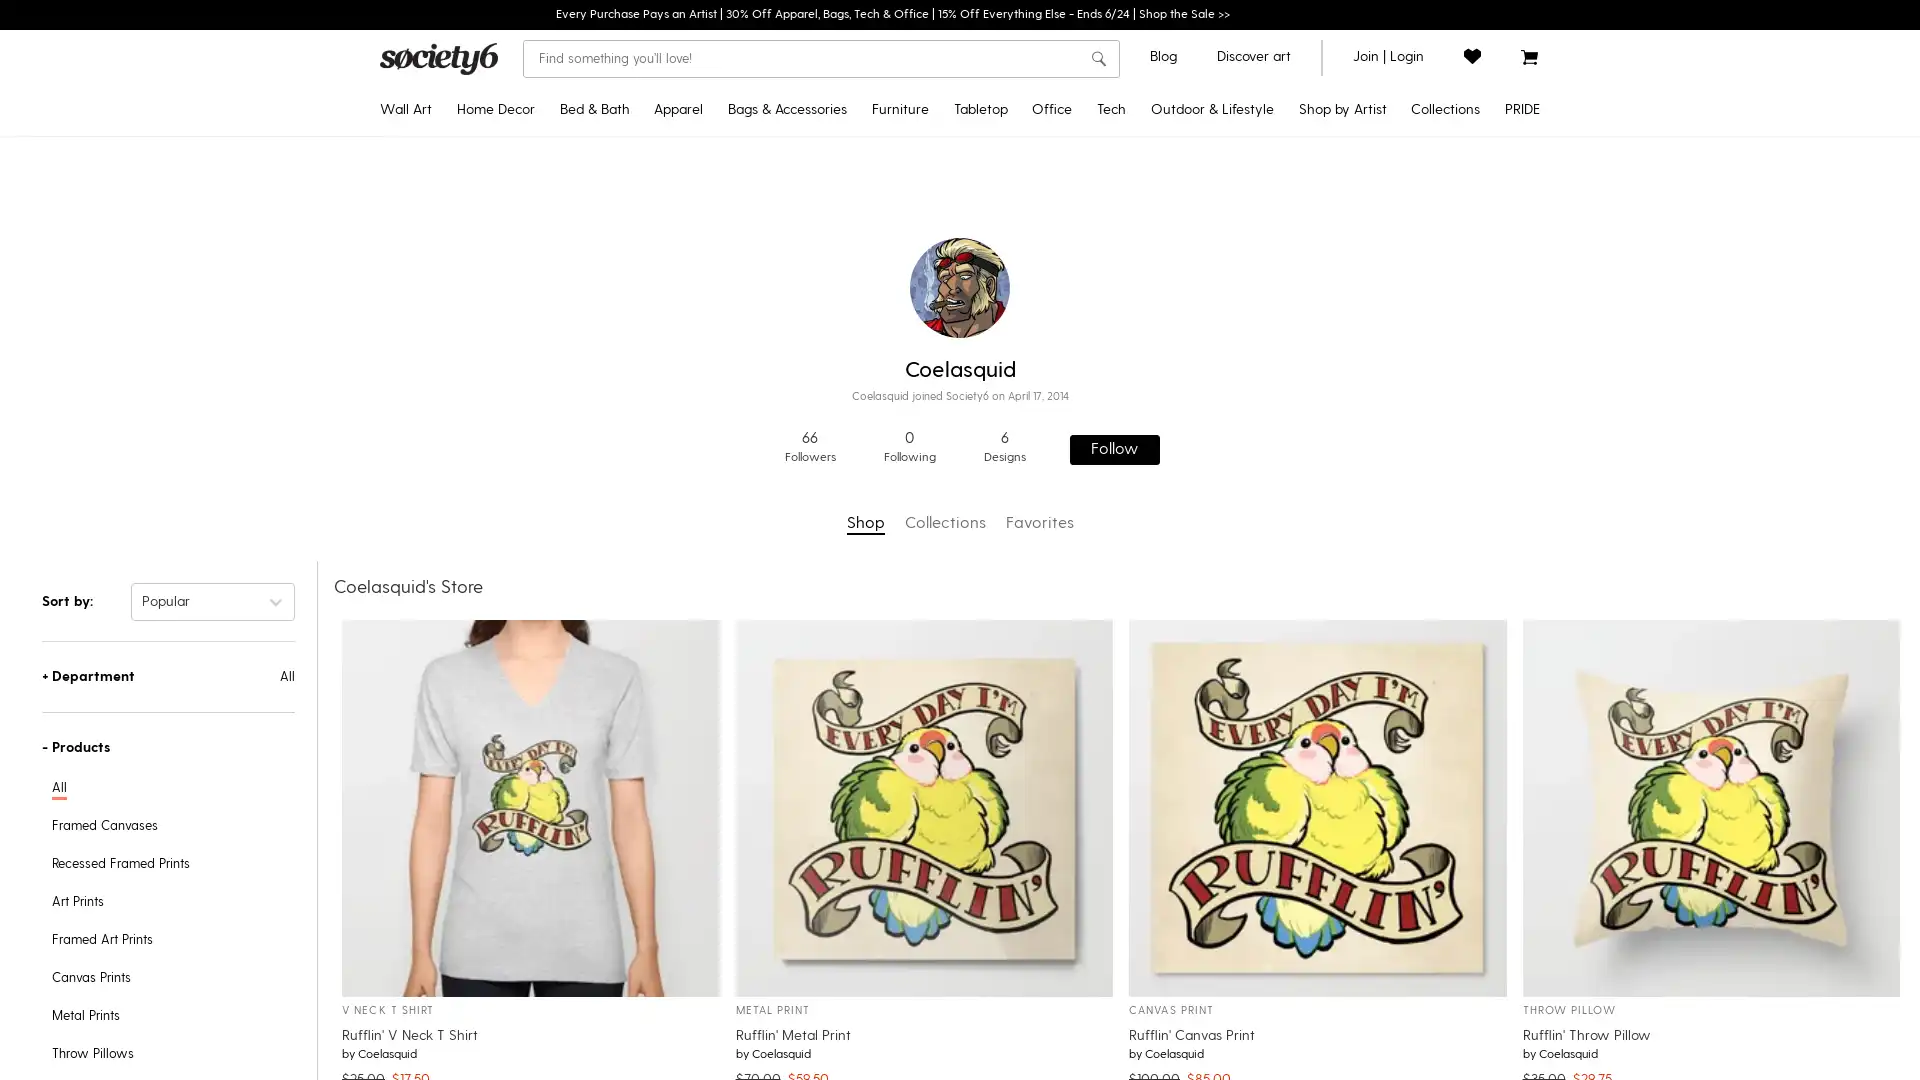 Image resolution: width=1920 pixels, height=1080 pixels. What do you see at coordinates (1371, 547) in the screenshot?
I see `Introducing: Tabletop Textiles` at bounding box center [1371, 547].